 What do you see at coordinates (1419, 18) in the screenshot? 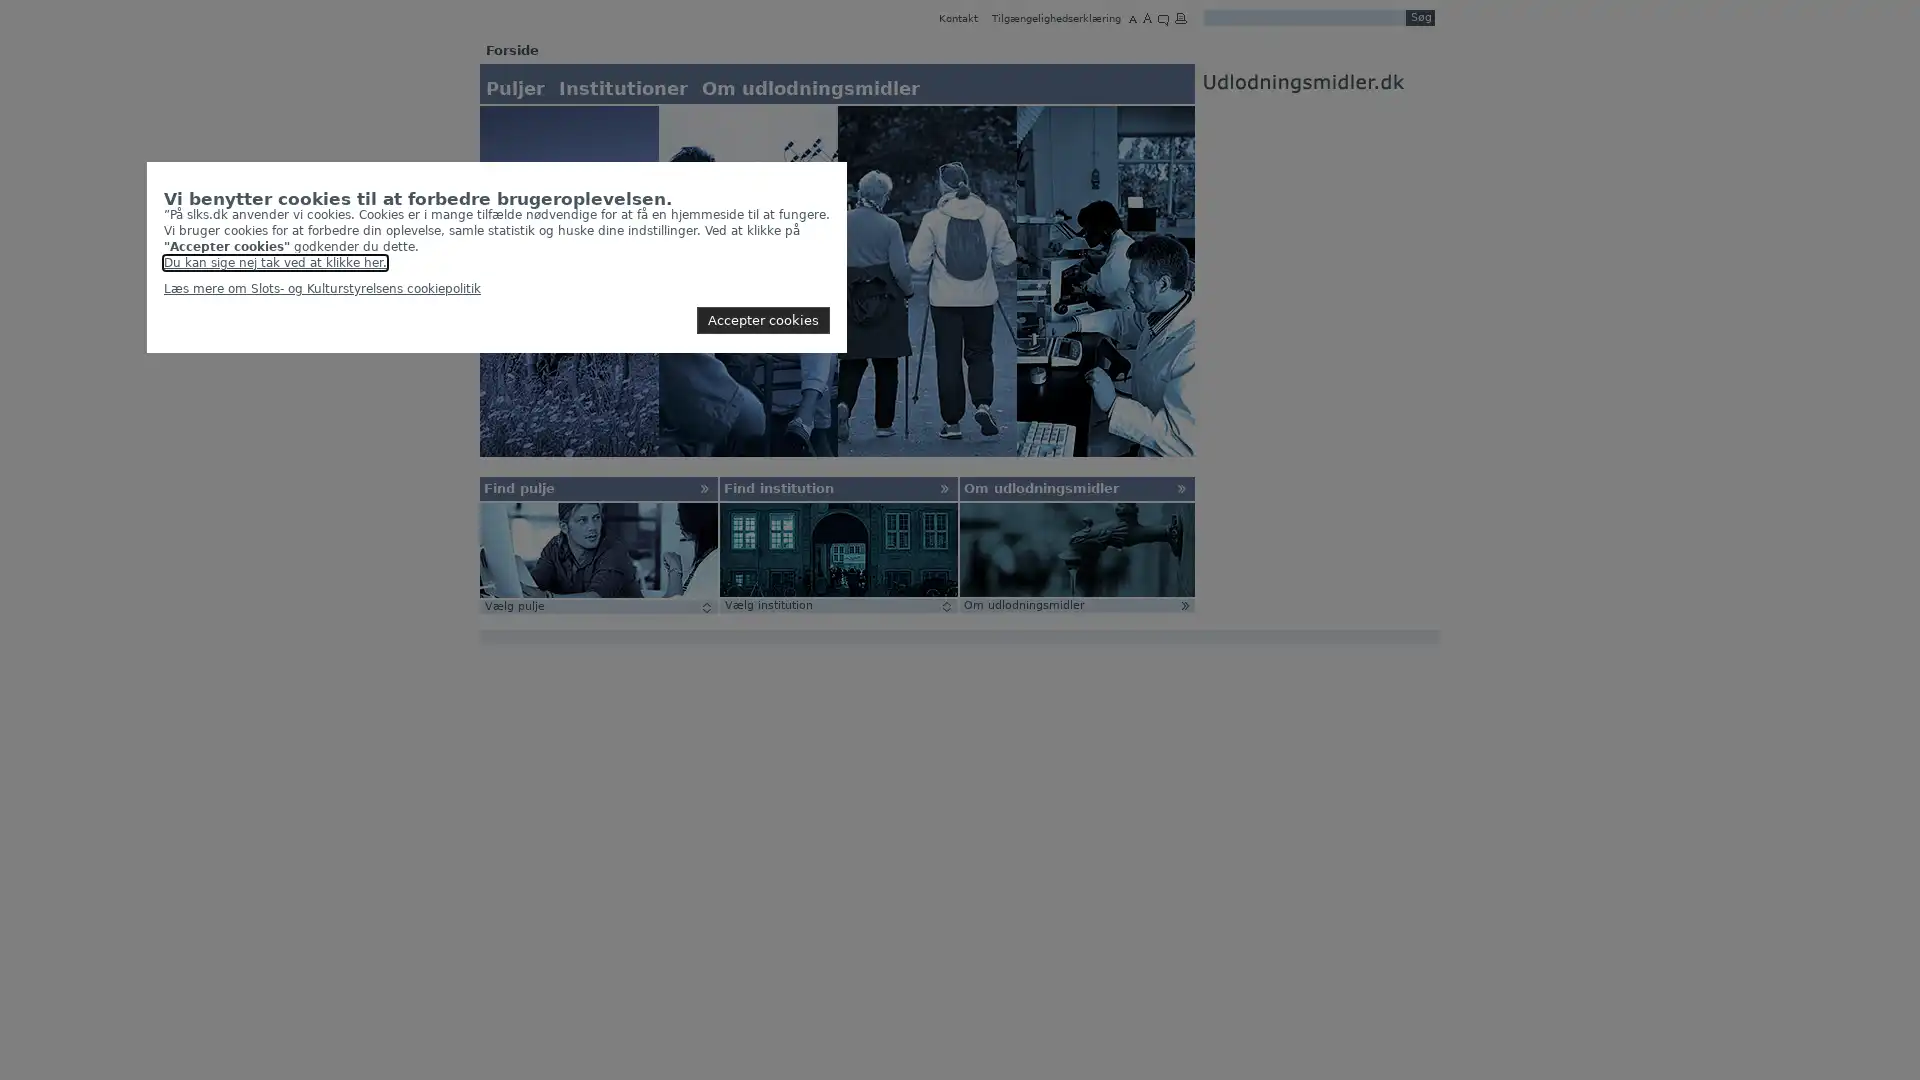
I see `Sg` at bounding box center [1419, 18].